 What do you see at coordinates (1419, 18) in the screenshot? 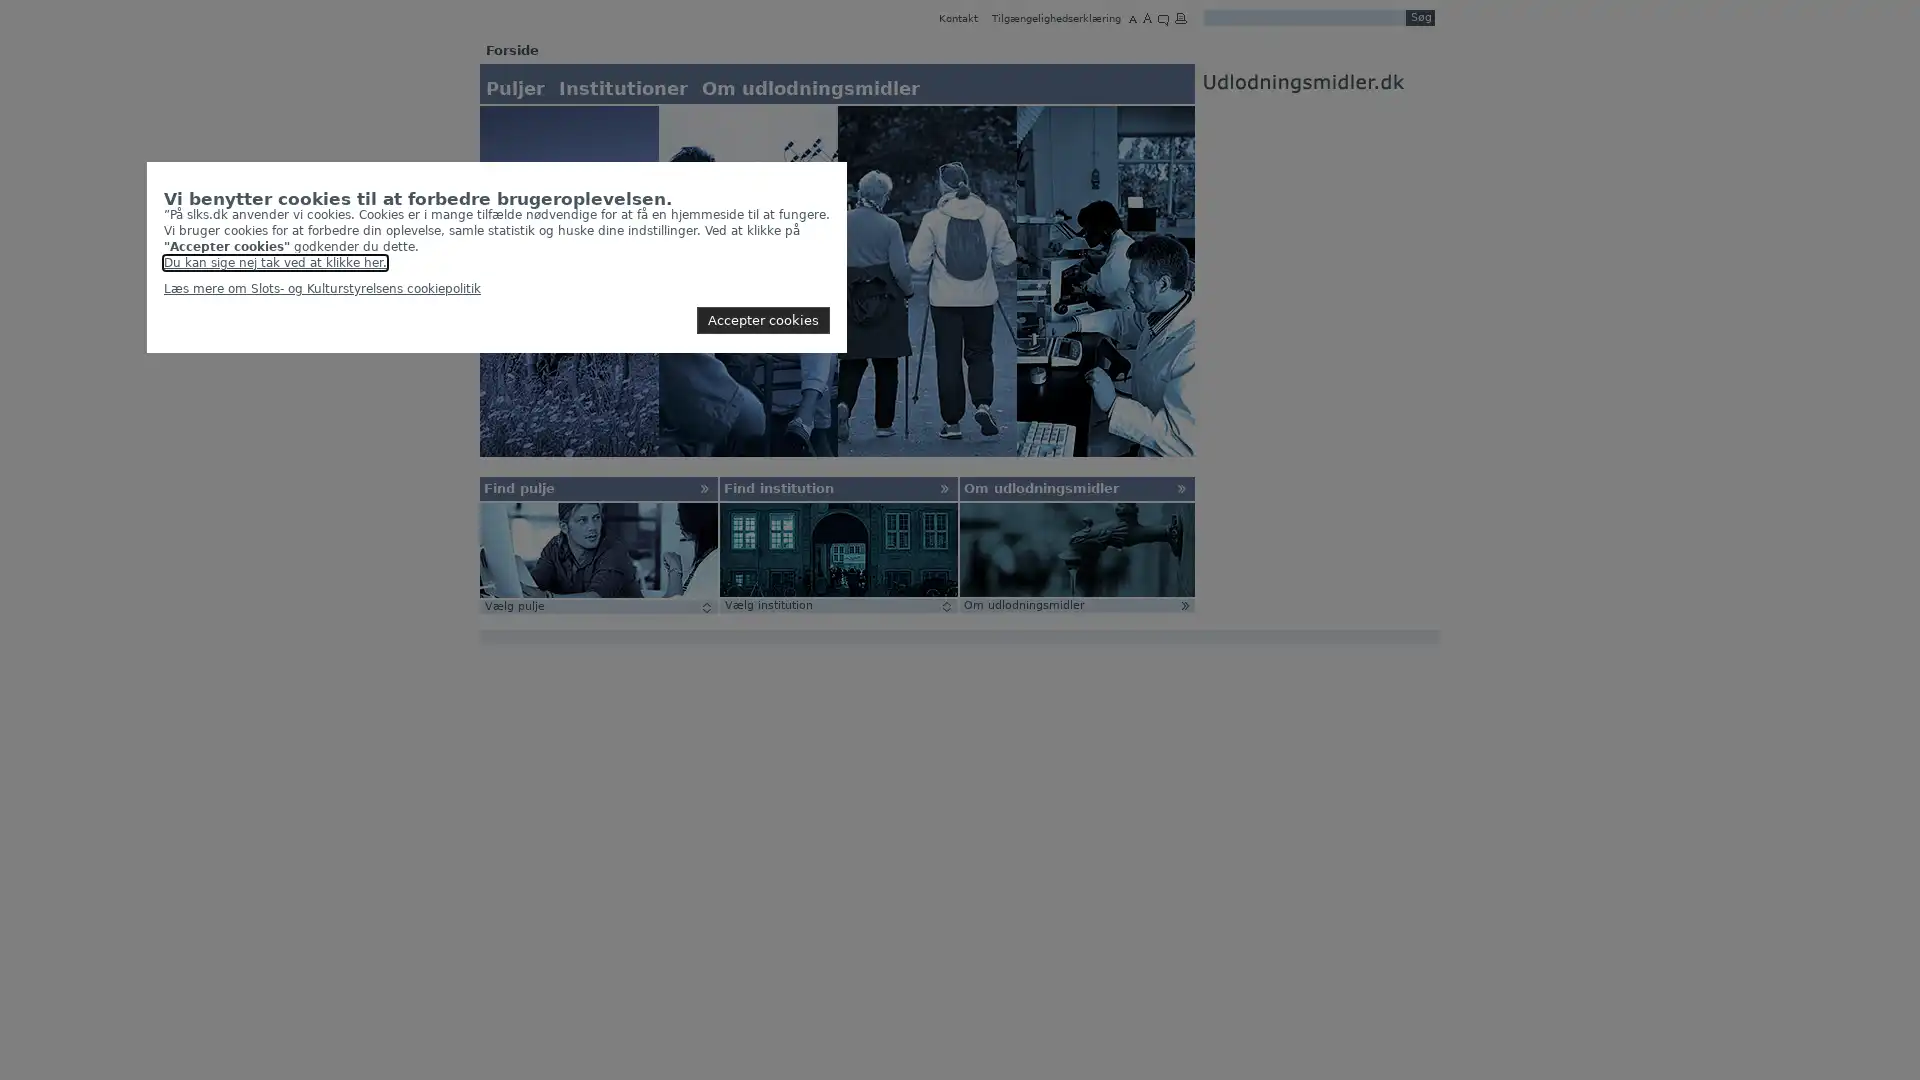
I see `Sg` at bounding box center [1419, 18].